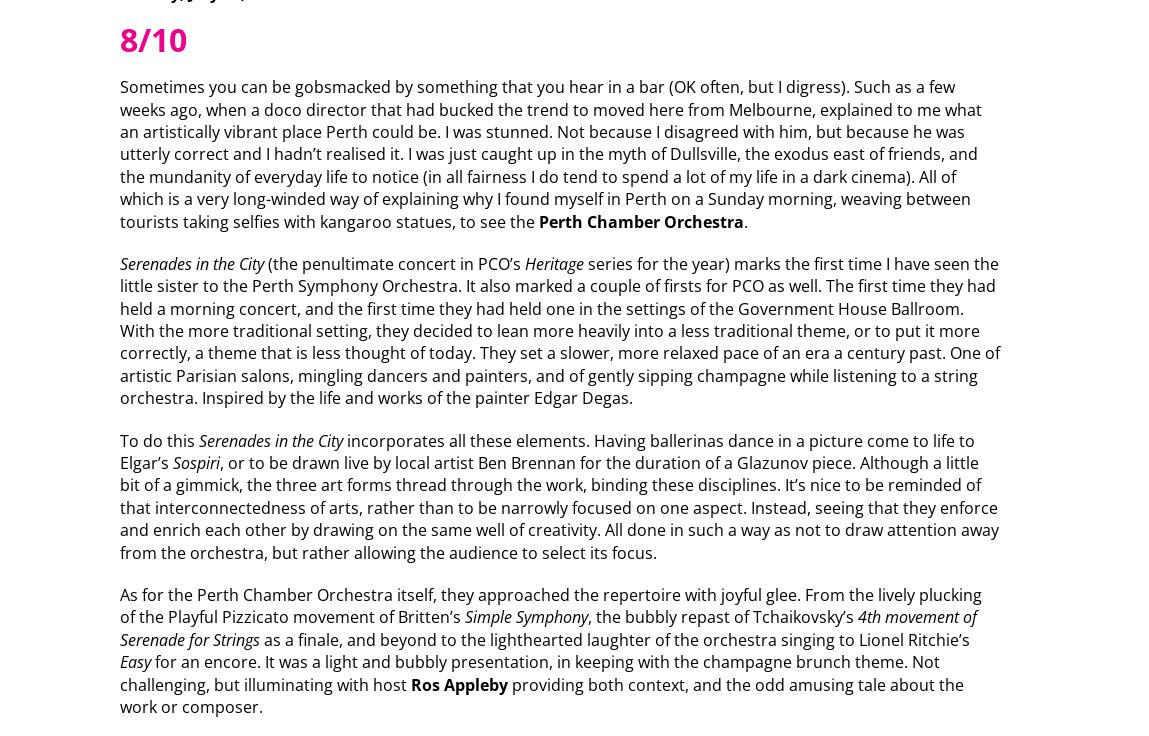  Describe the element at coordinates (539, 695) in the screenshot. I see `'providing both context, and the odd amusing tale about the work or composer.'` at that location.